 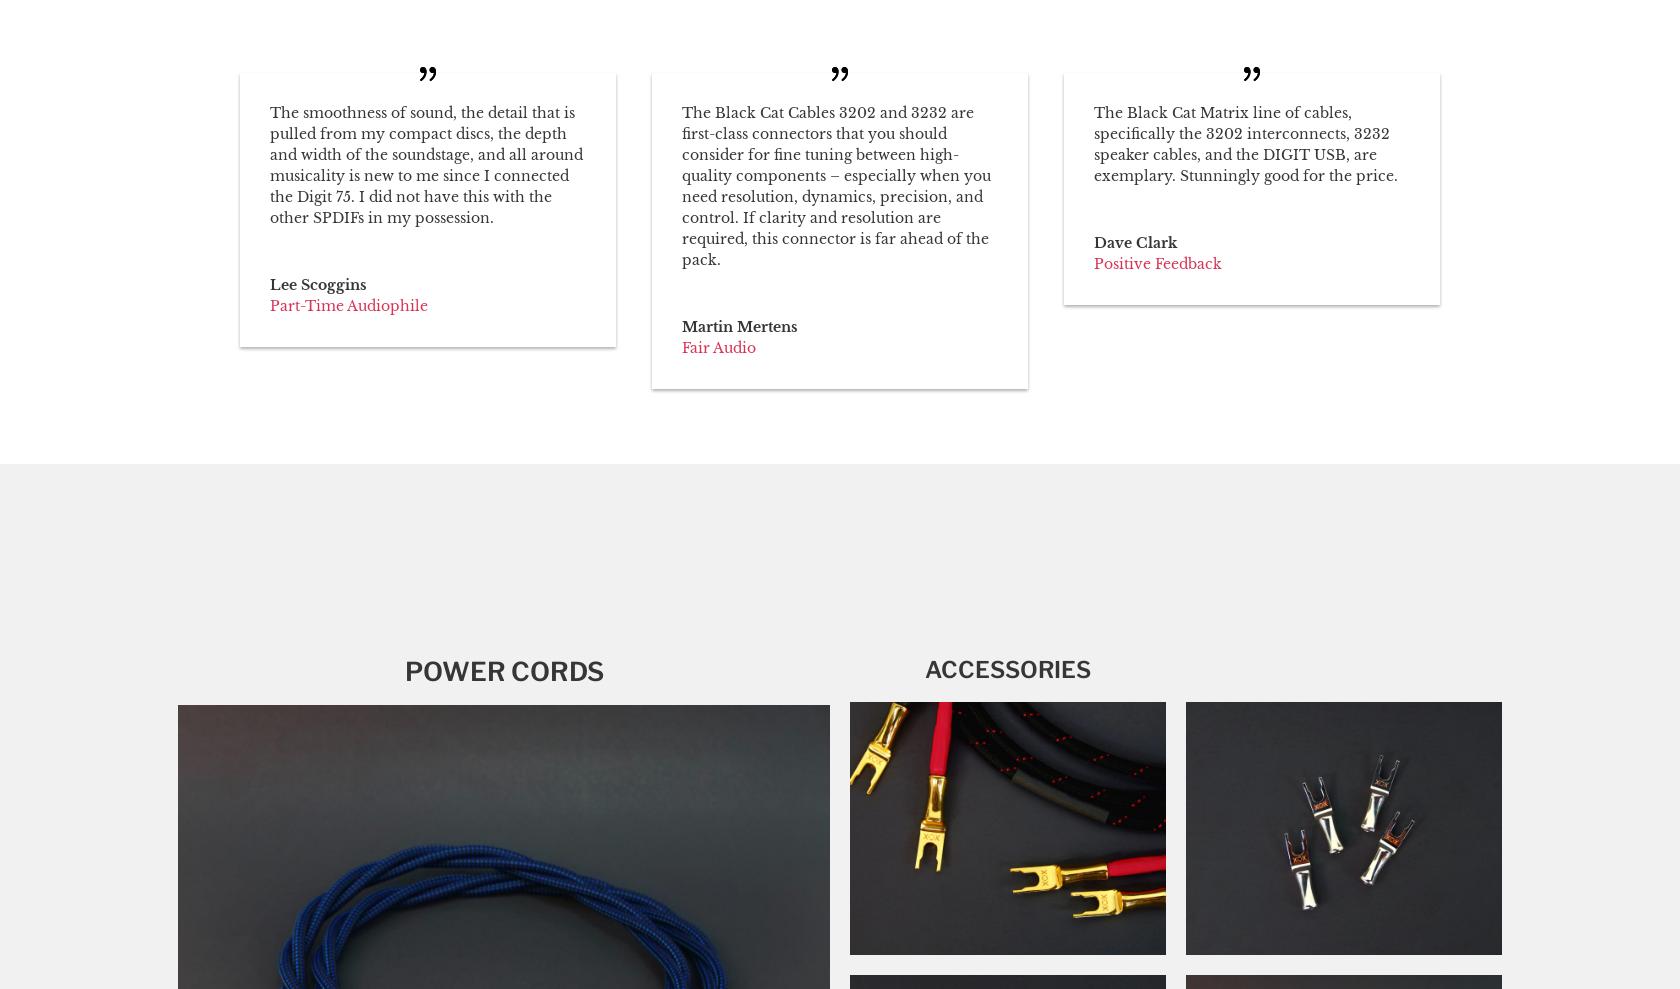 What do you see at coordinates (1134, 241) in the screenshot?
I see `'Dave Clark'` at bounding box center [1134, 241].